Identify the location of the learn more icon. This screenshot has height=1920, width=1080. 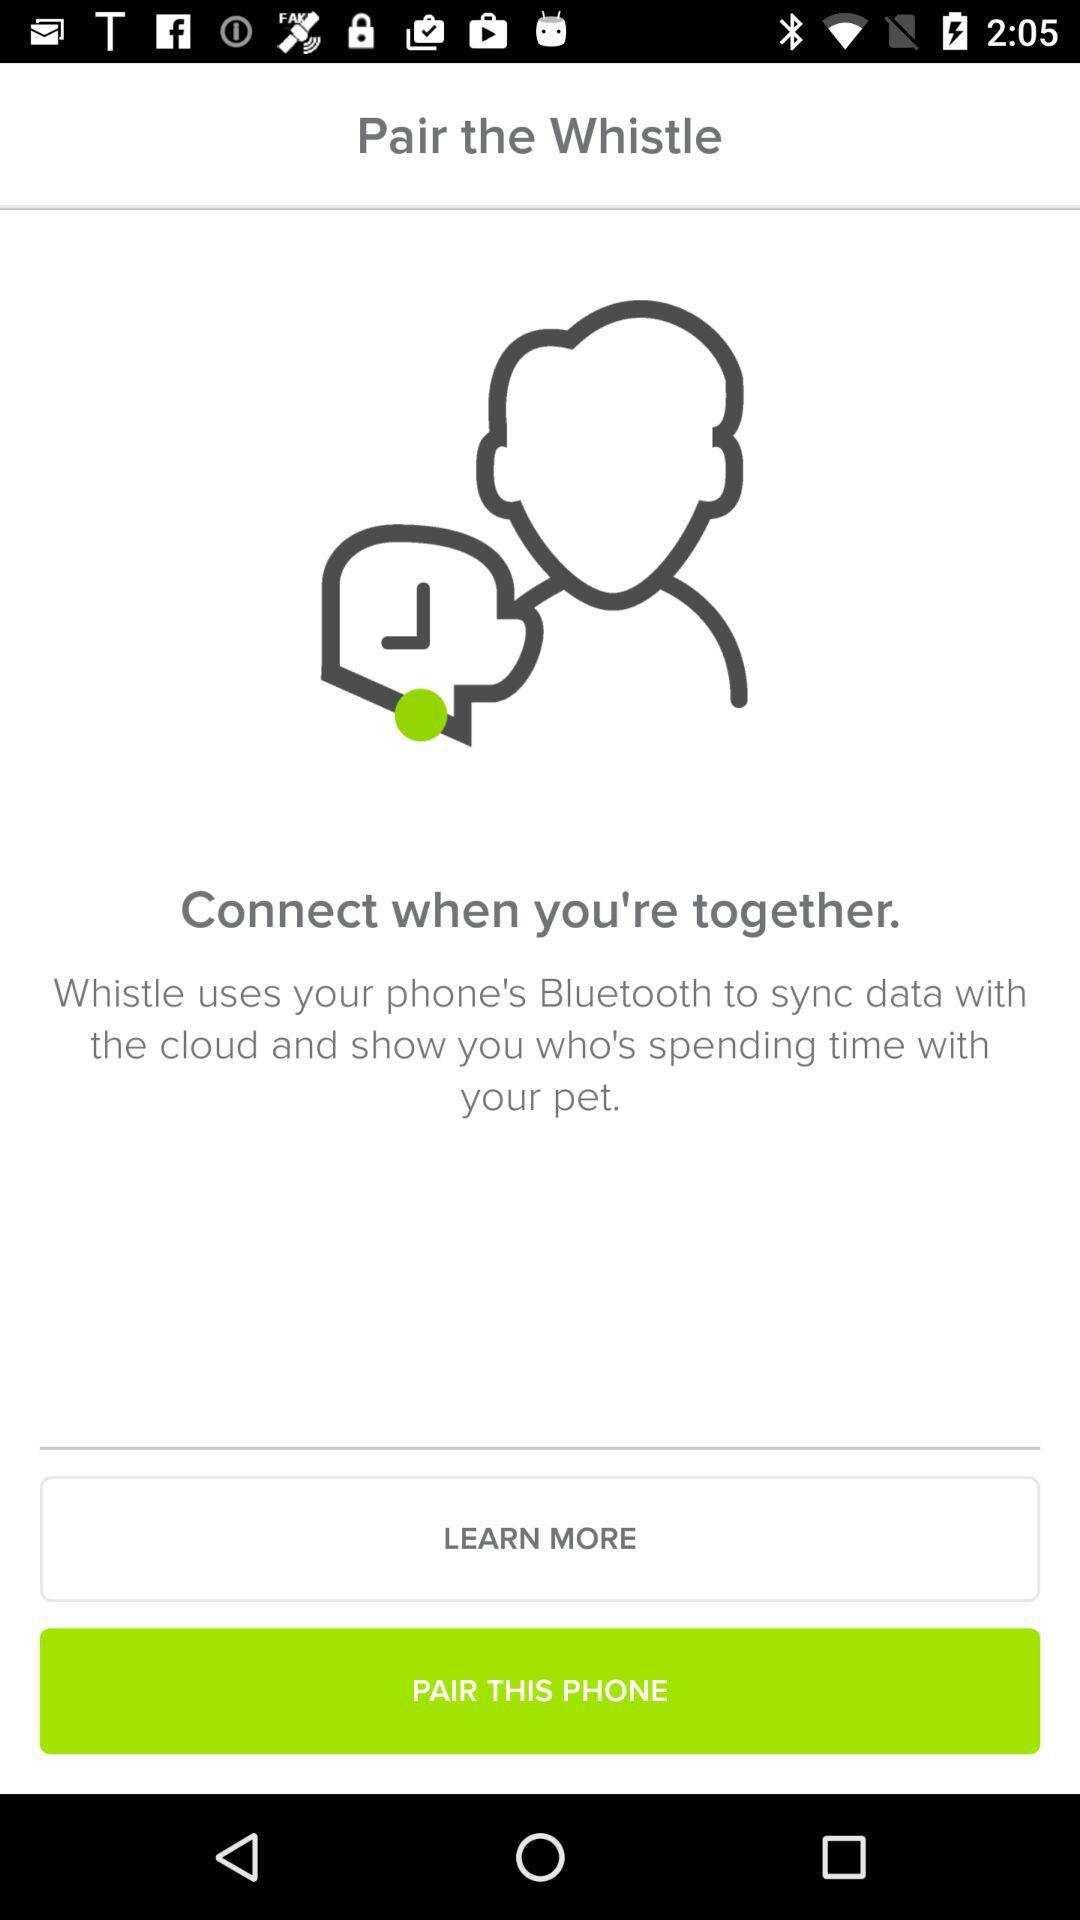
(540, 1538).